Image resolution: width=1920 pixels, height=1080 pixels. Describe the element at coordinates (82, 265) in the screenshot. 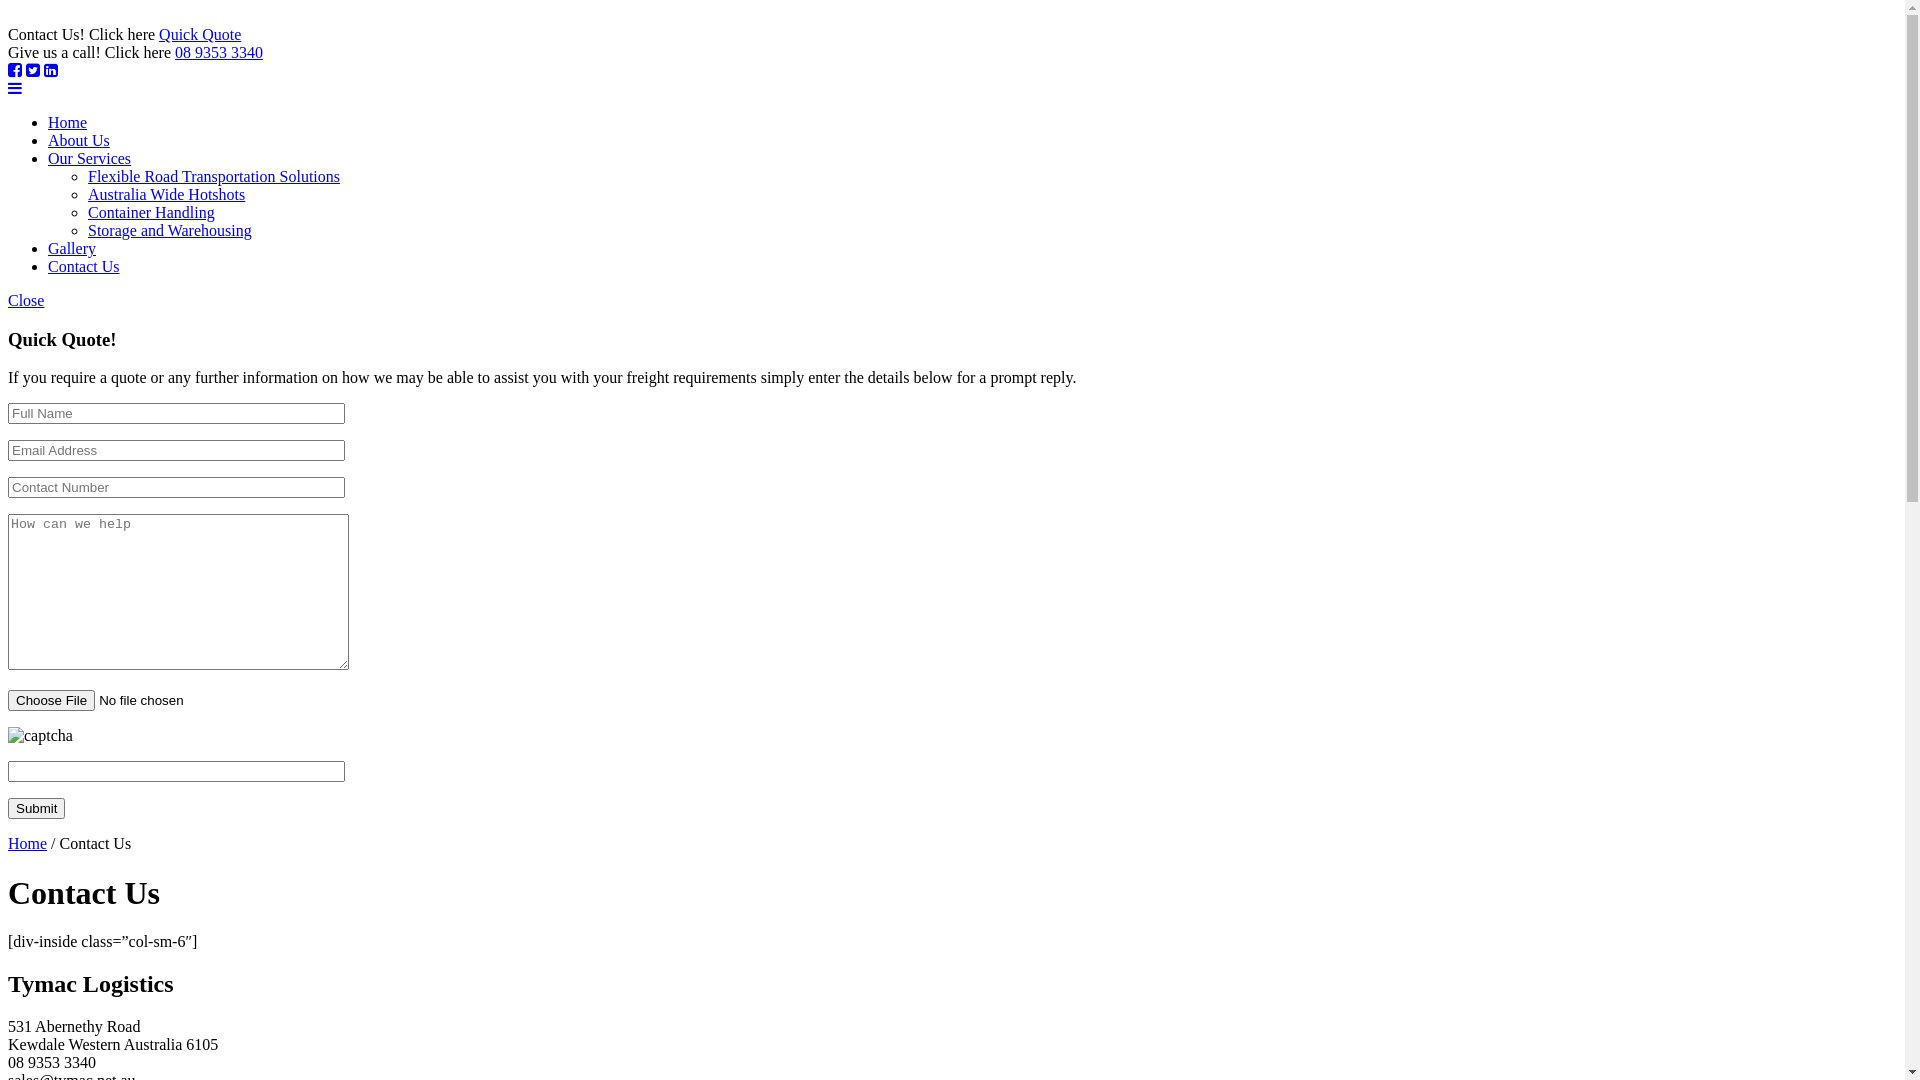

I see `'Contact Us'` at that location.